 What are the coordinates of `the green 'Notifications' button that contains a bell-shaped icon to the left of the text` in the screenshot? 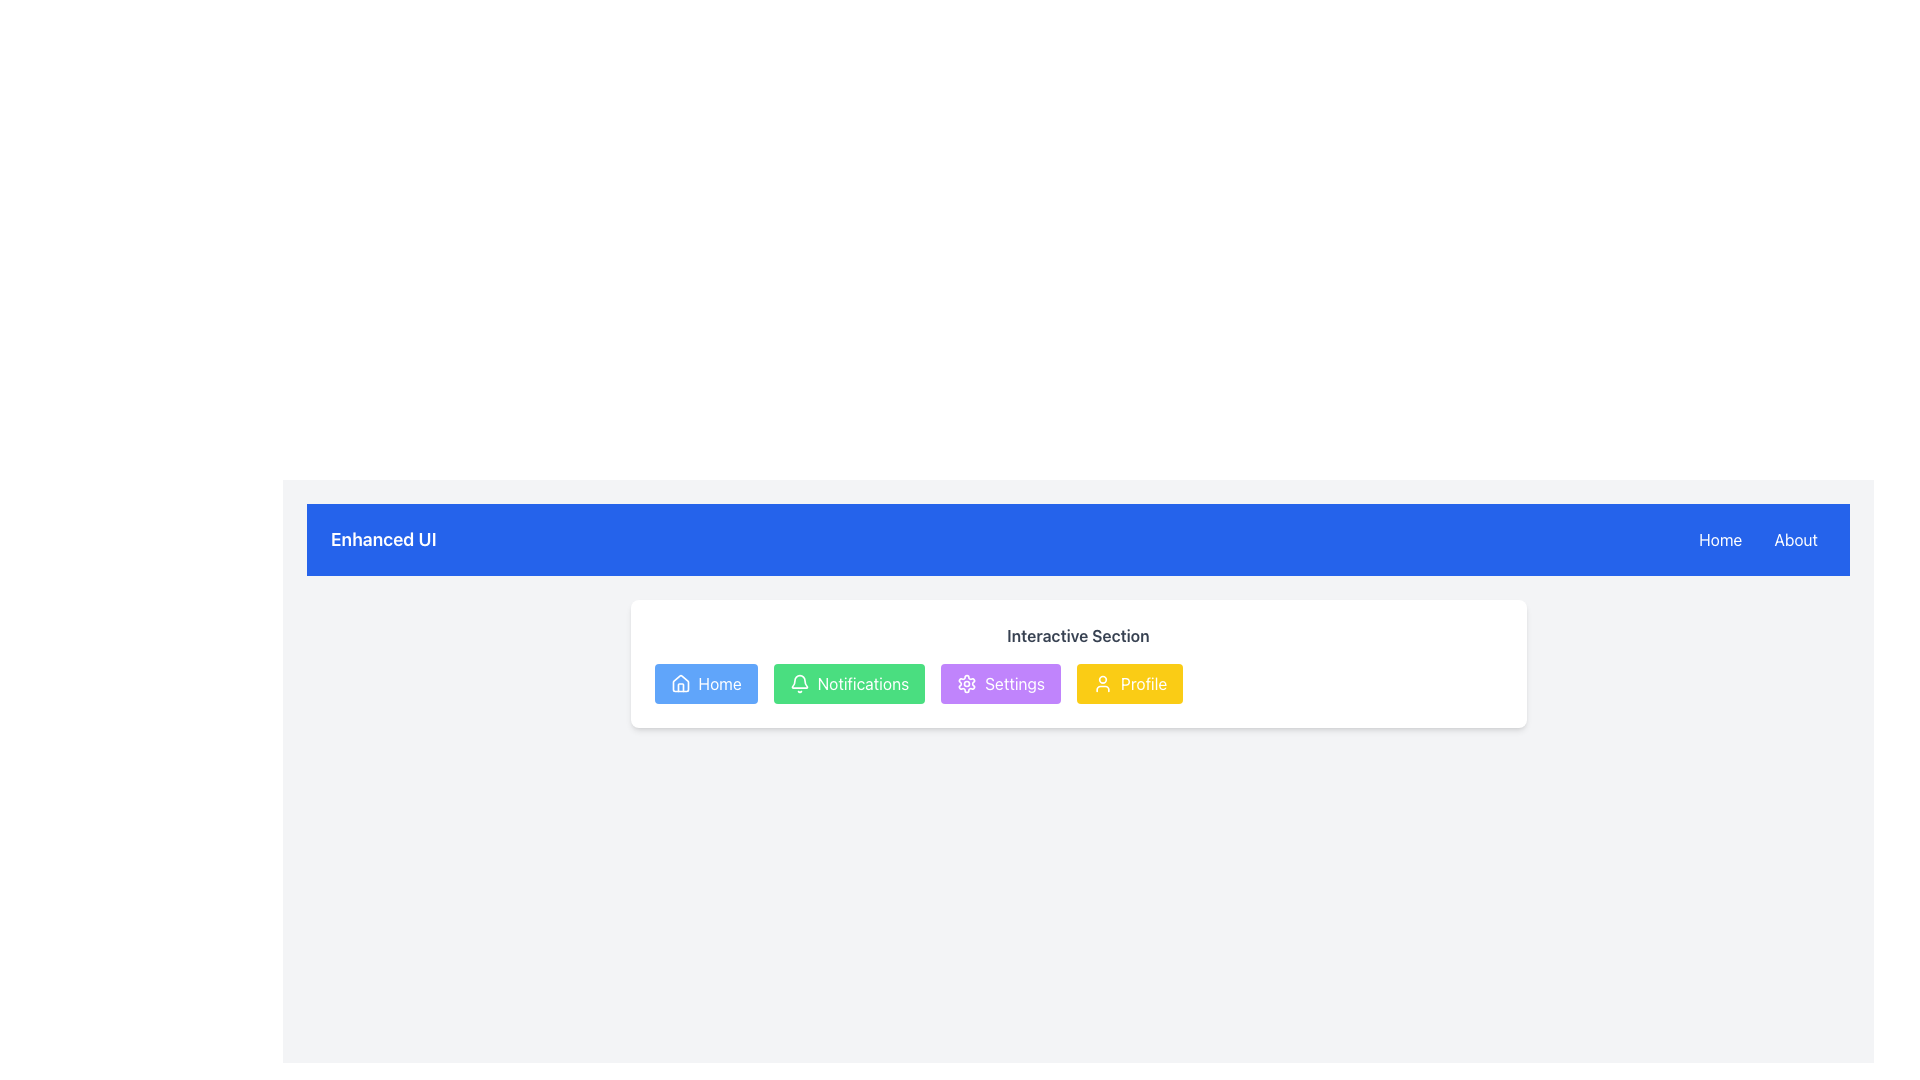 It's located at (798, 682).